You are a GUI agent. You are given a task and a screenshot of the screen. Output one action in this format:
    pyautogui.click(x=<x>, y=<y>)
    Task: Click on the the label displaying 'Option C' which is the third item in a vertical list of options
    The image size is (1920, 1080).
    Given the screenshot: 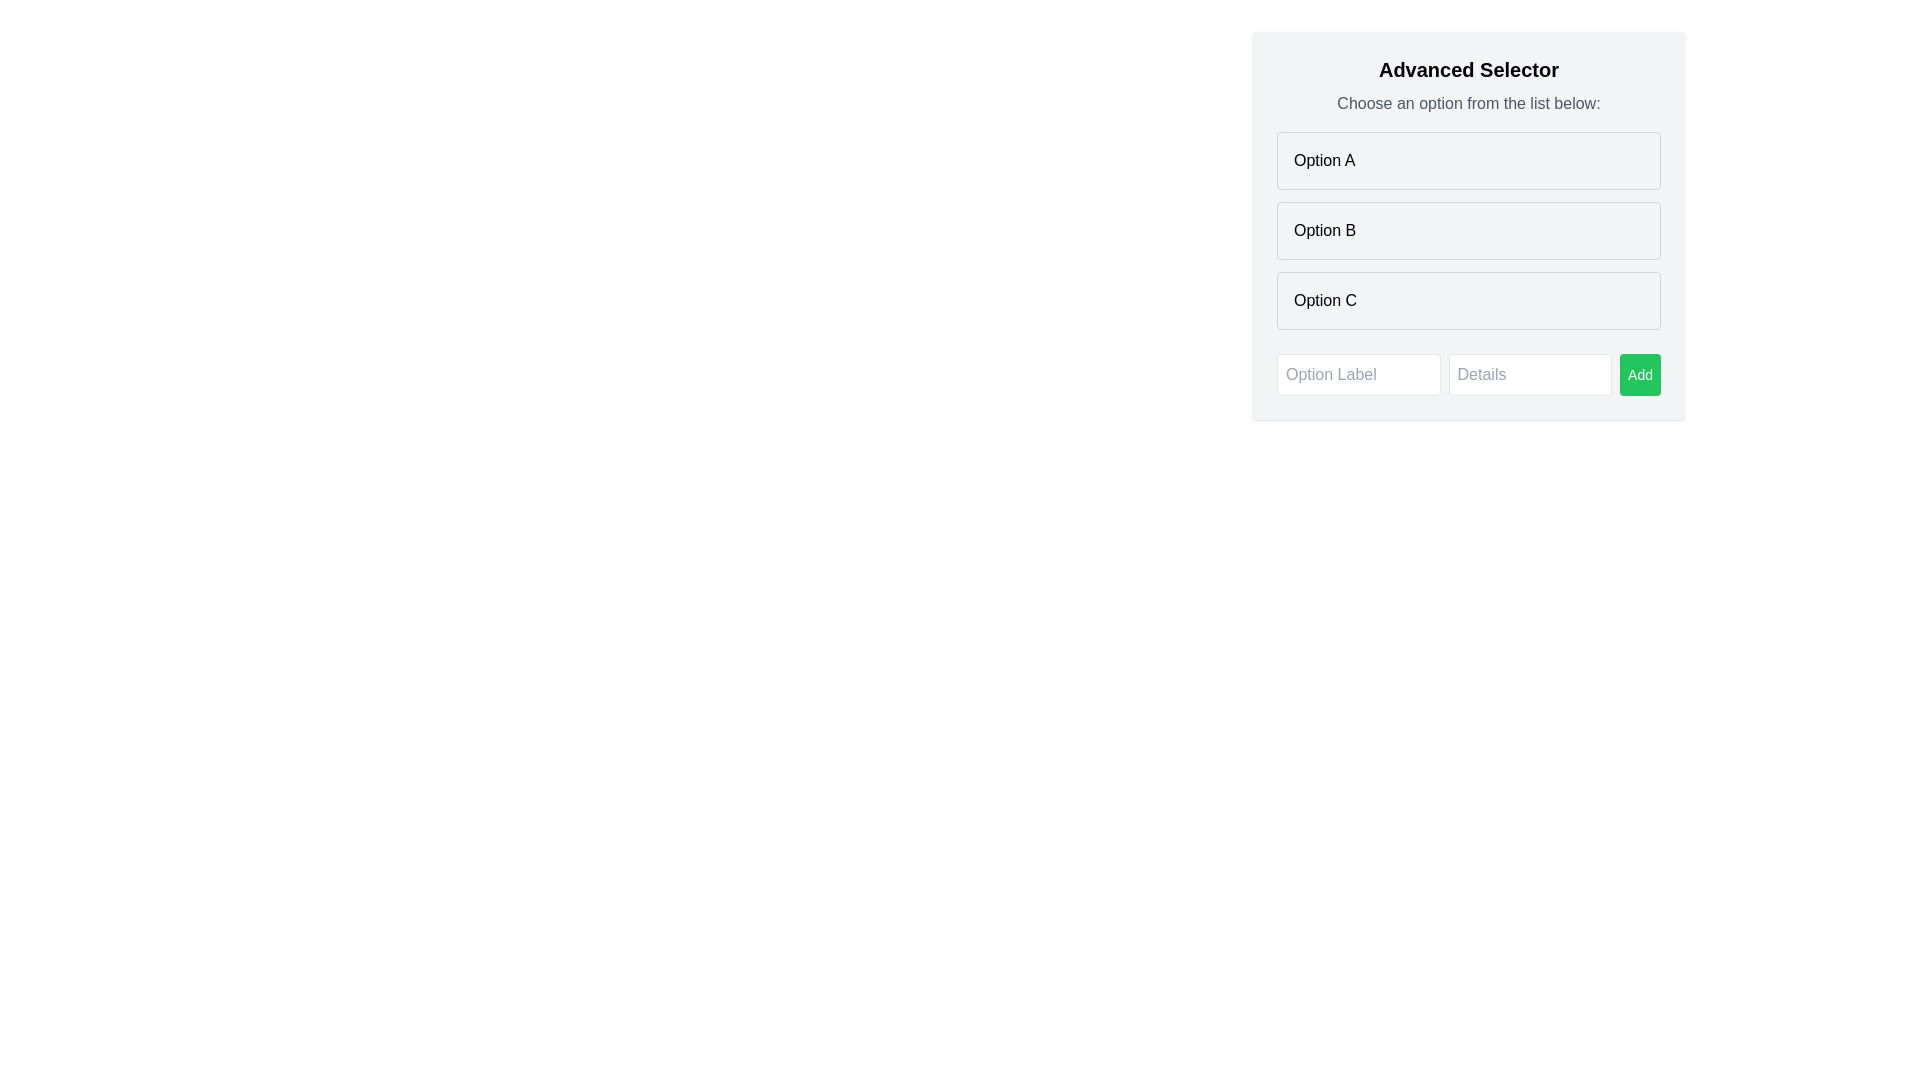 What is the action you would take?
    pyautogui.click(x=1325, y=300)
    